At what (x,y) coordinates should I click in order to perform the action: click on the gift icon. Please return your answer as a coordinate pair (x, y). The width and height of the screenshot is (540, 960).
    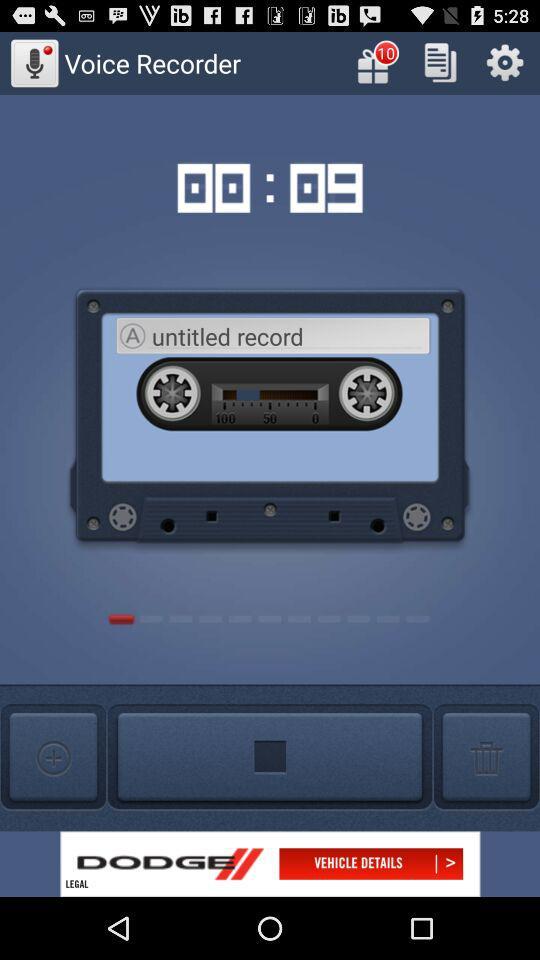
    Looking at the image, I should click on (376, 67).